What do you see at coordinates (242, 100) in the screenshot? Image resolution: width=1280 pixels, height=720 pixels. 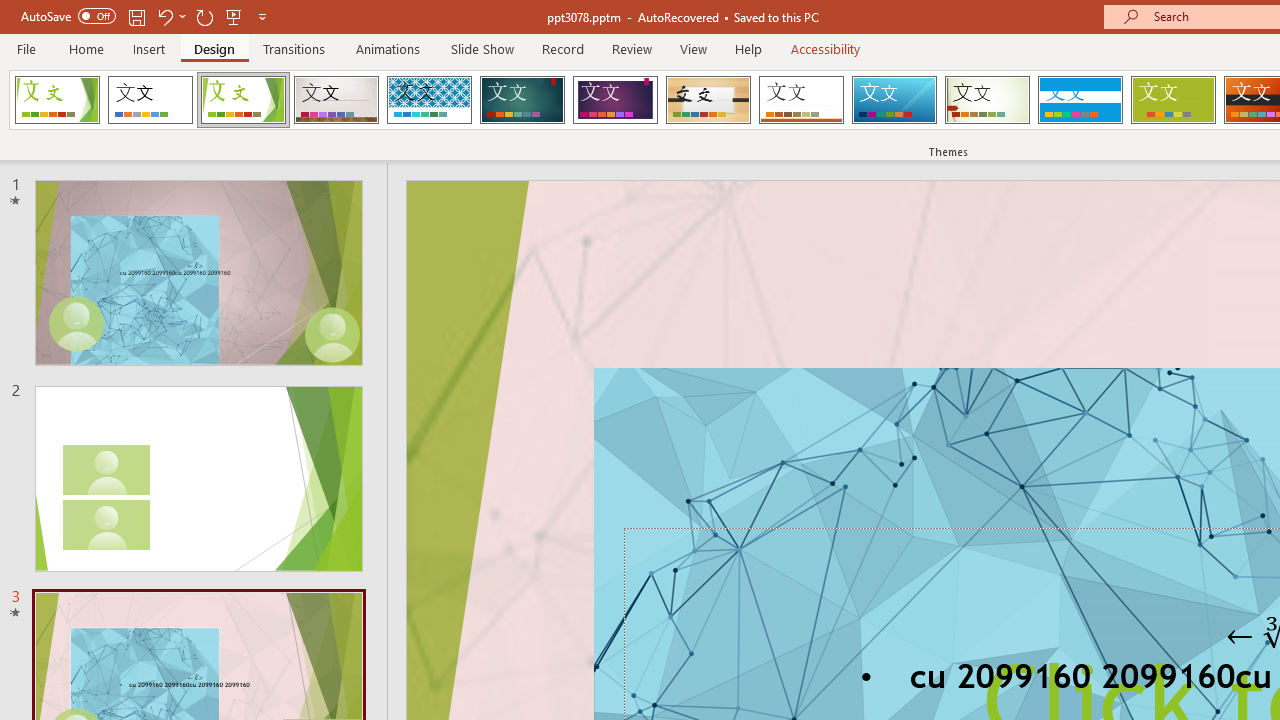 I see `'Facet'` at bounding box center [242, 100].